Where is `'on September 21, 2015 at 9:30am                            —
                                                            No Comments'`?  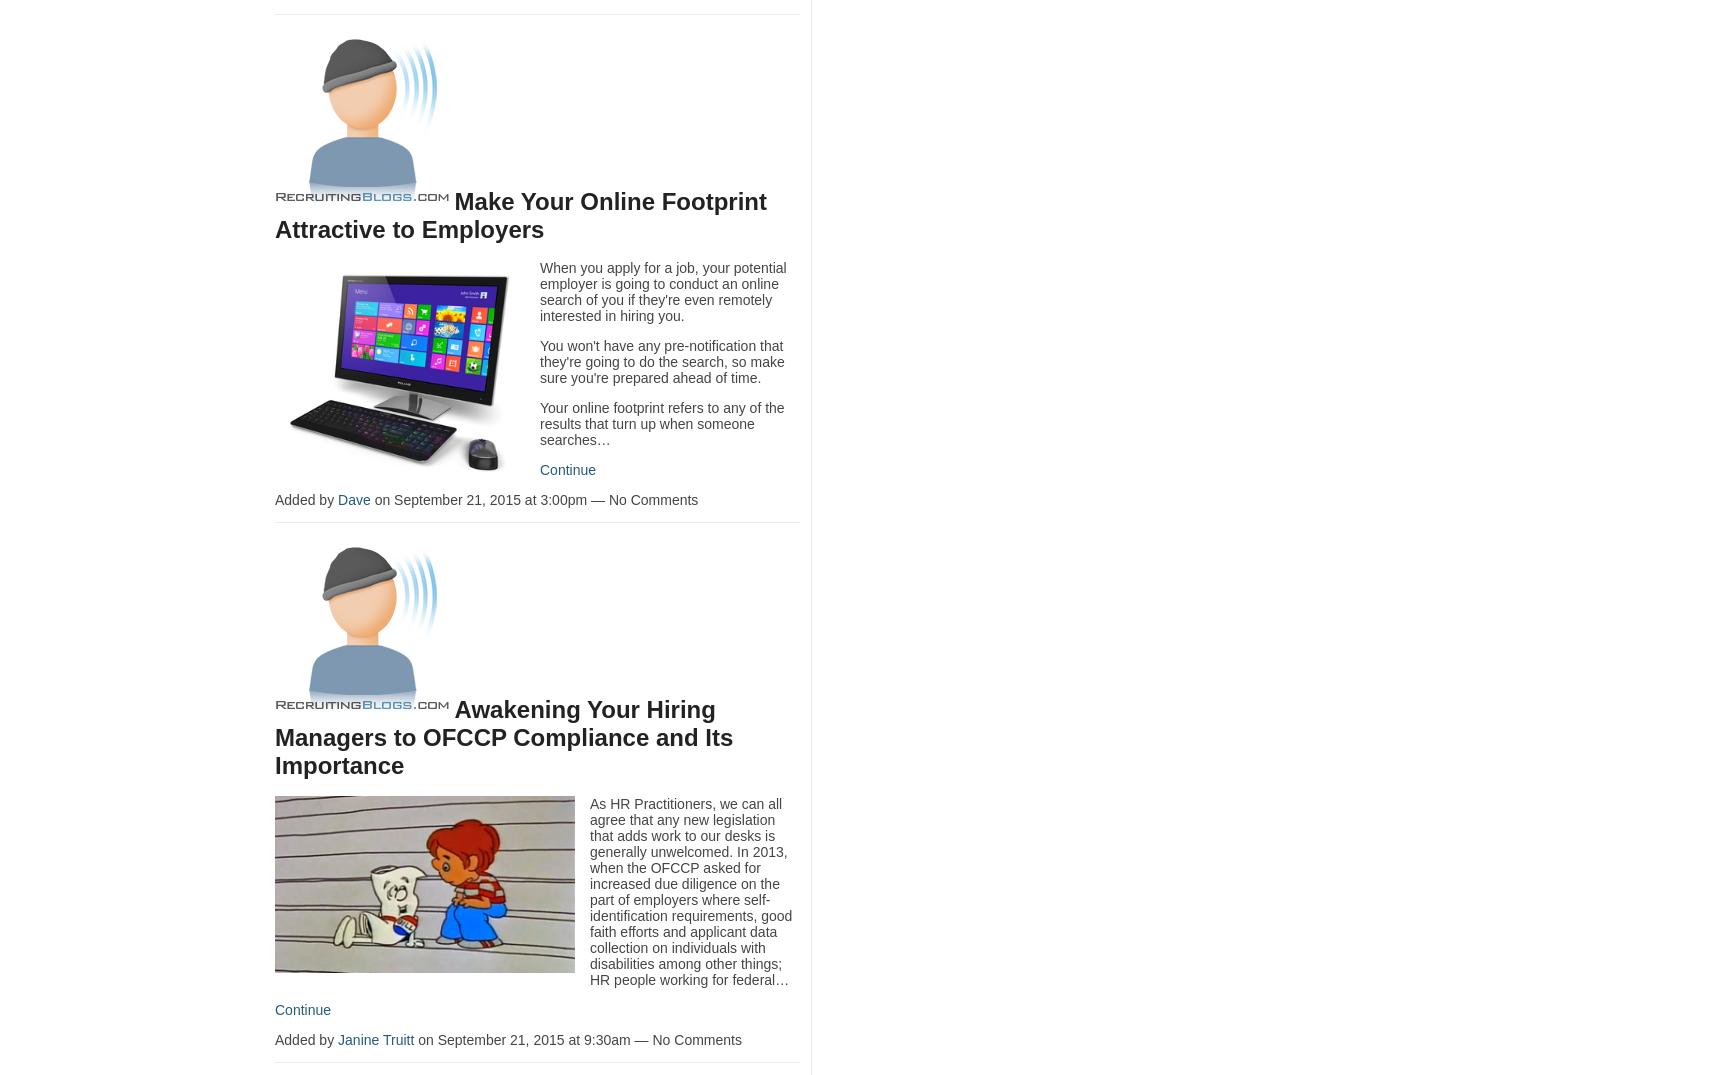
'on September 21, 2015 at 9:30am                            —
                                                            No Comments' is located at coordinates (577, 1039).